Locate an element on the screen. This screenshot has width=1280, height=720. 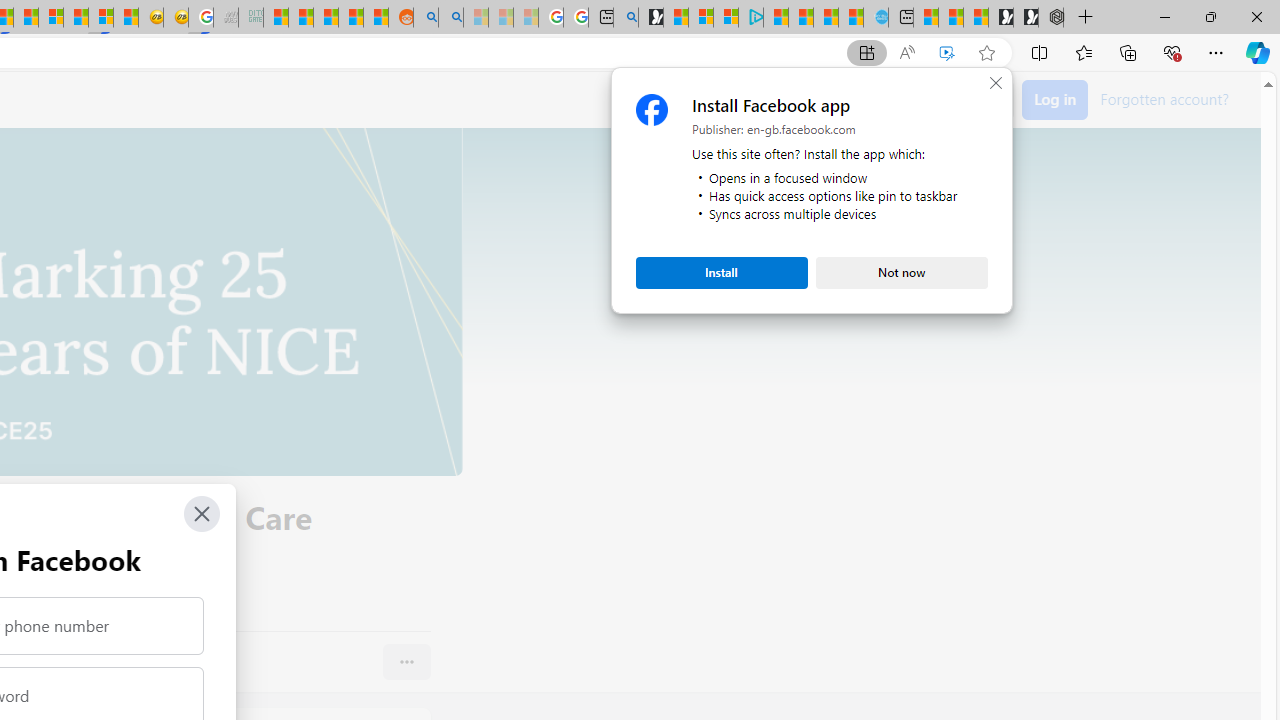
'Install' is located at coordinates (720, 272).